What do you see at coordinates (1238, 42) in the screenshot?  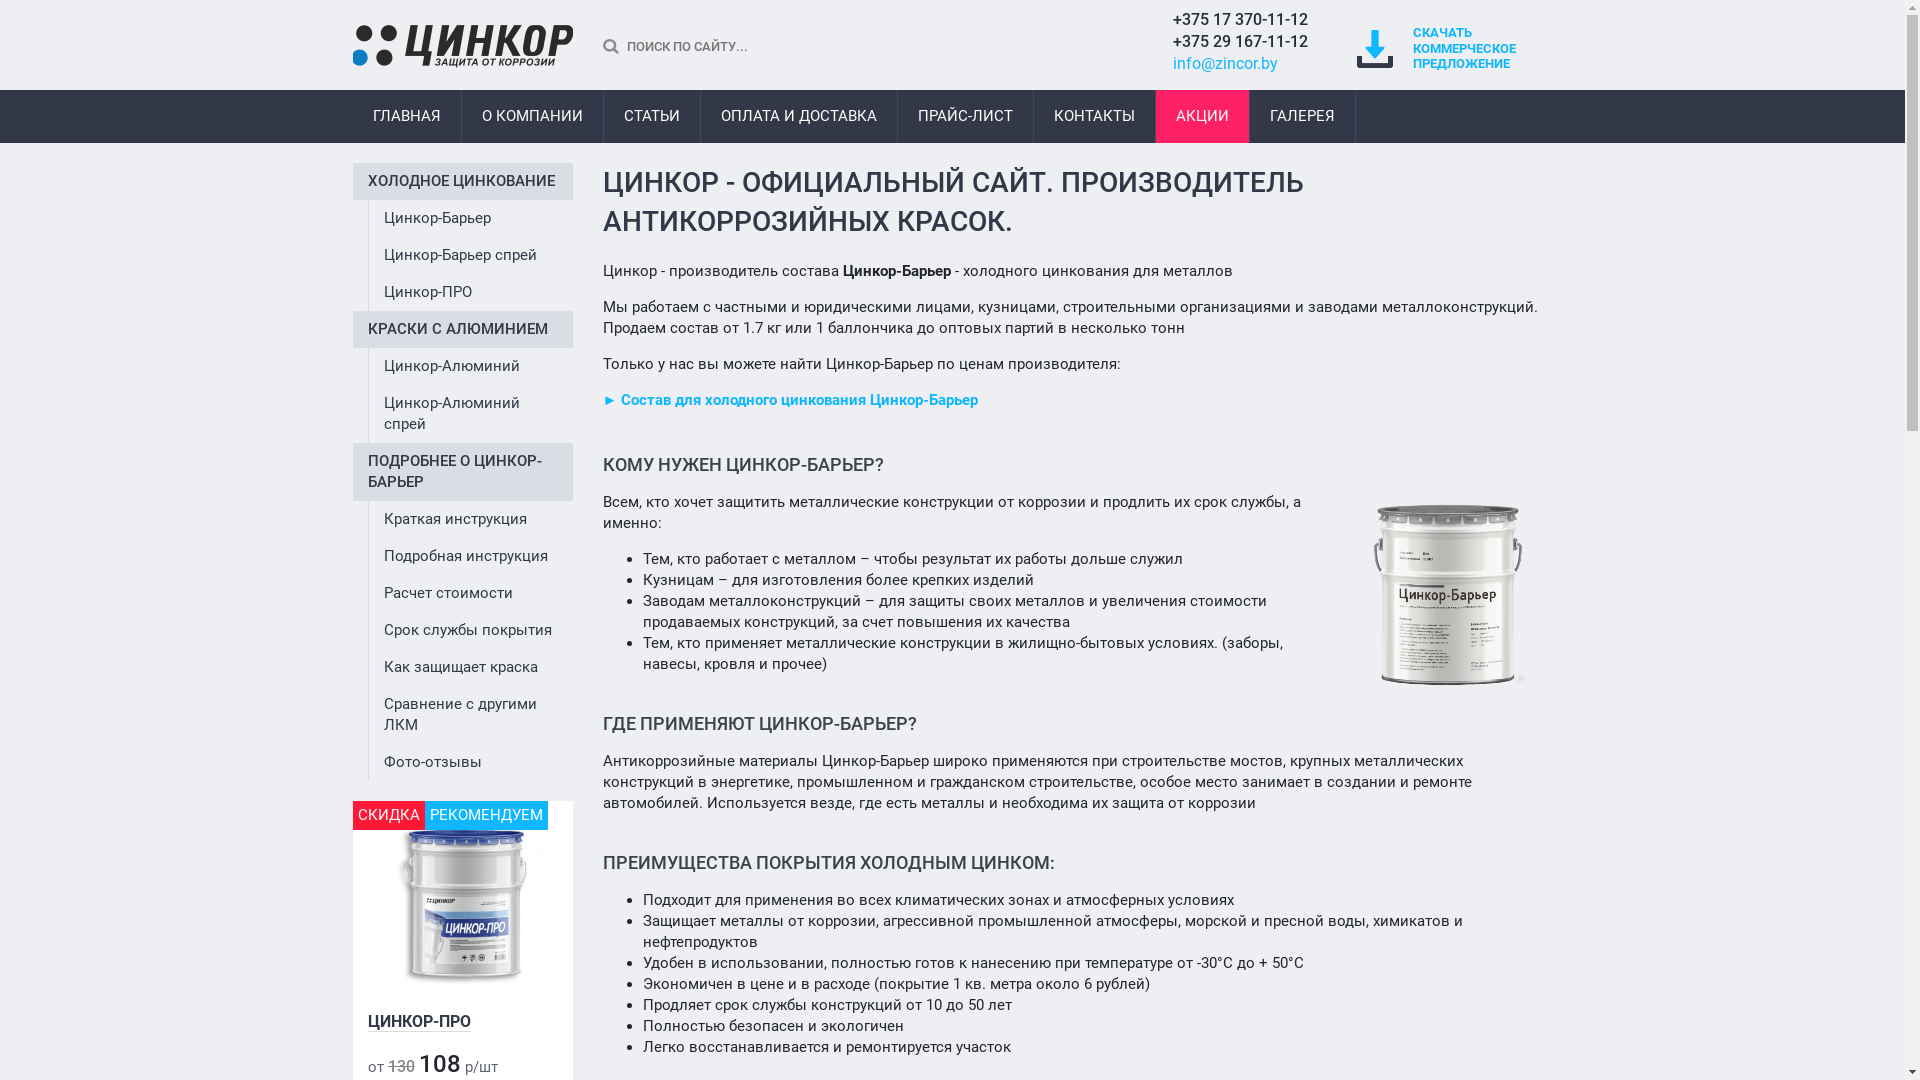 I see `'+375 29 167-11-12'` at bounding box center [1238, 42].